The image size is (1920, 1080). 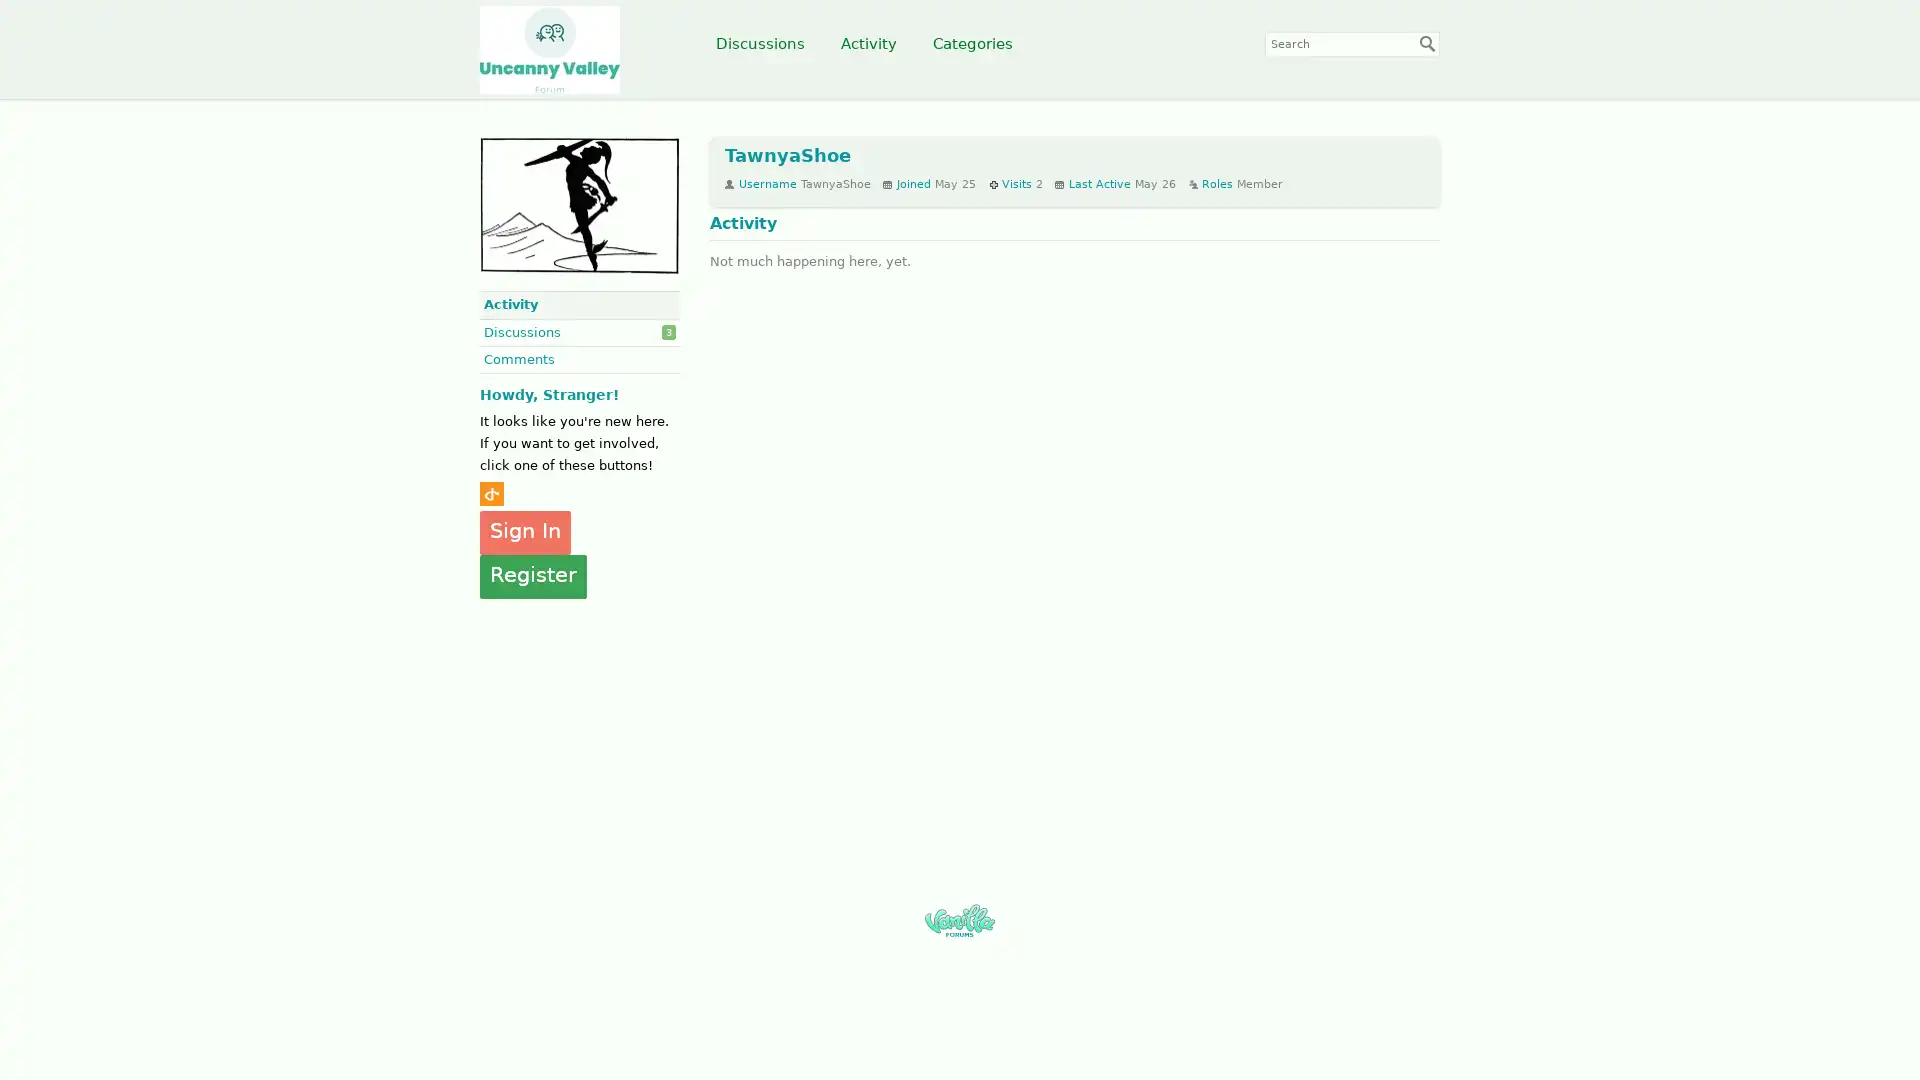 I want to click on Search, so click(x=1427, y=43).